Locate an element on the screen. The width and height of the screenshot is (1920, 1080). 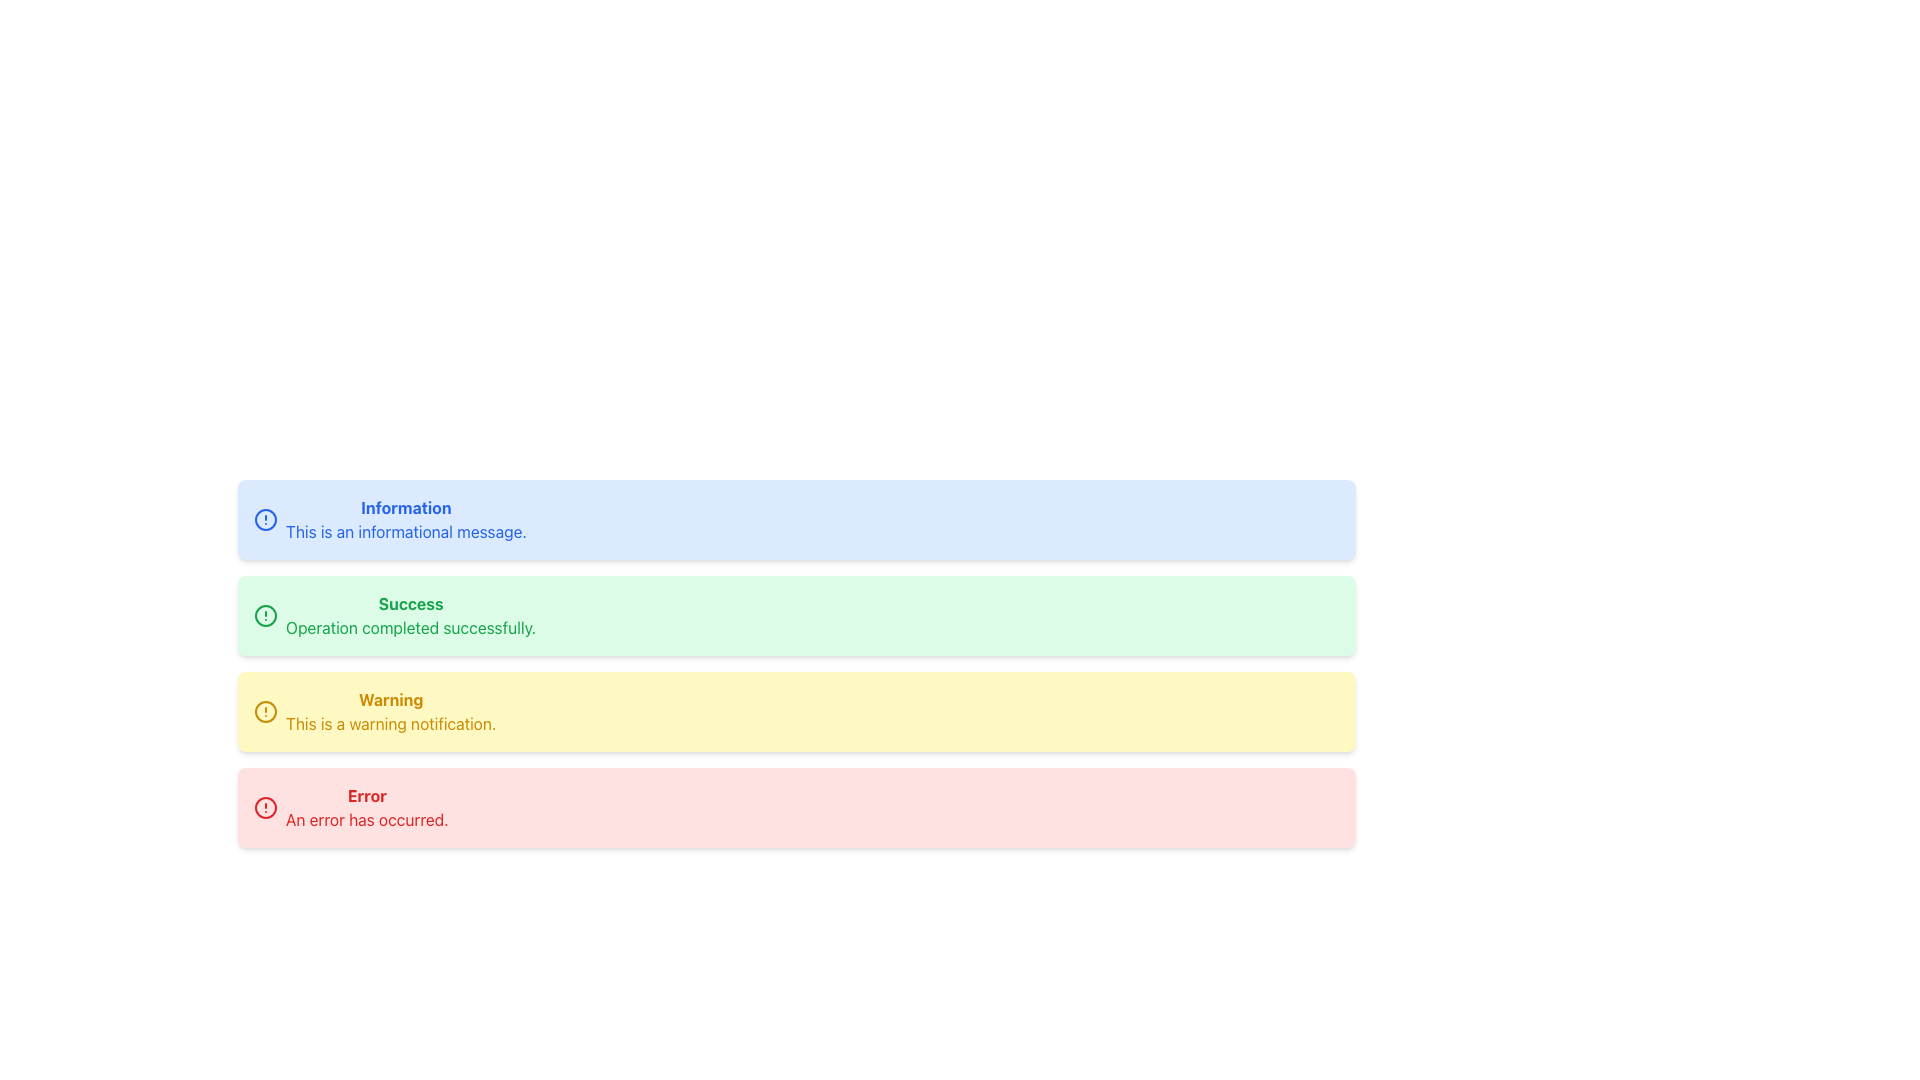
descriptive text located under the bold 'Warning' label in the third yellow notification card is located at coordinates (391, 724).